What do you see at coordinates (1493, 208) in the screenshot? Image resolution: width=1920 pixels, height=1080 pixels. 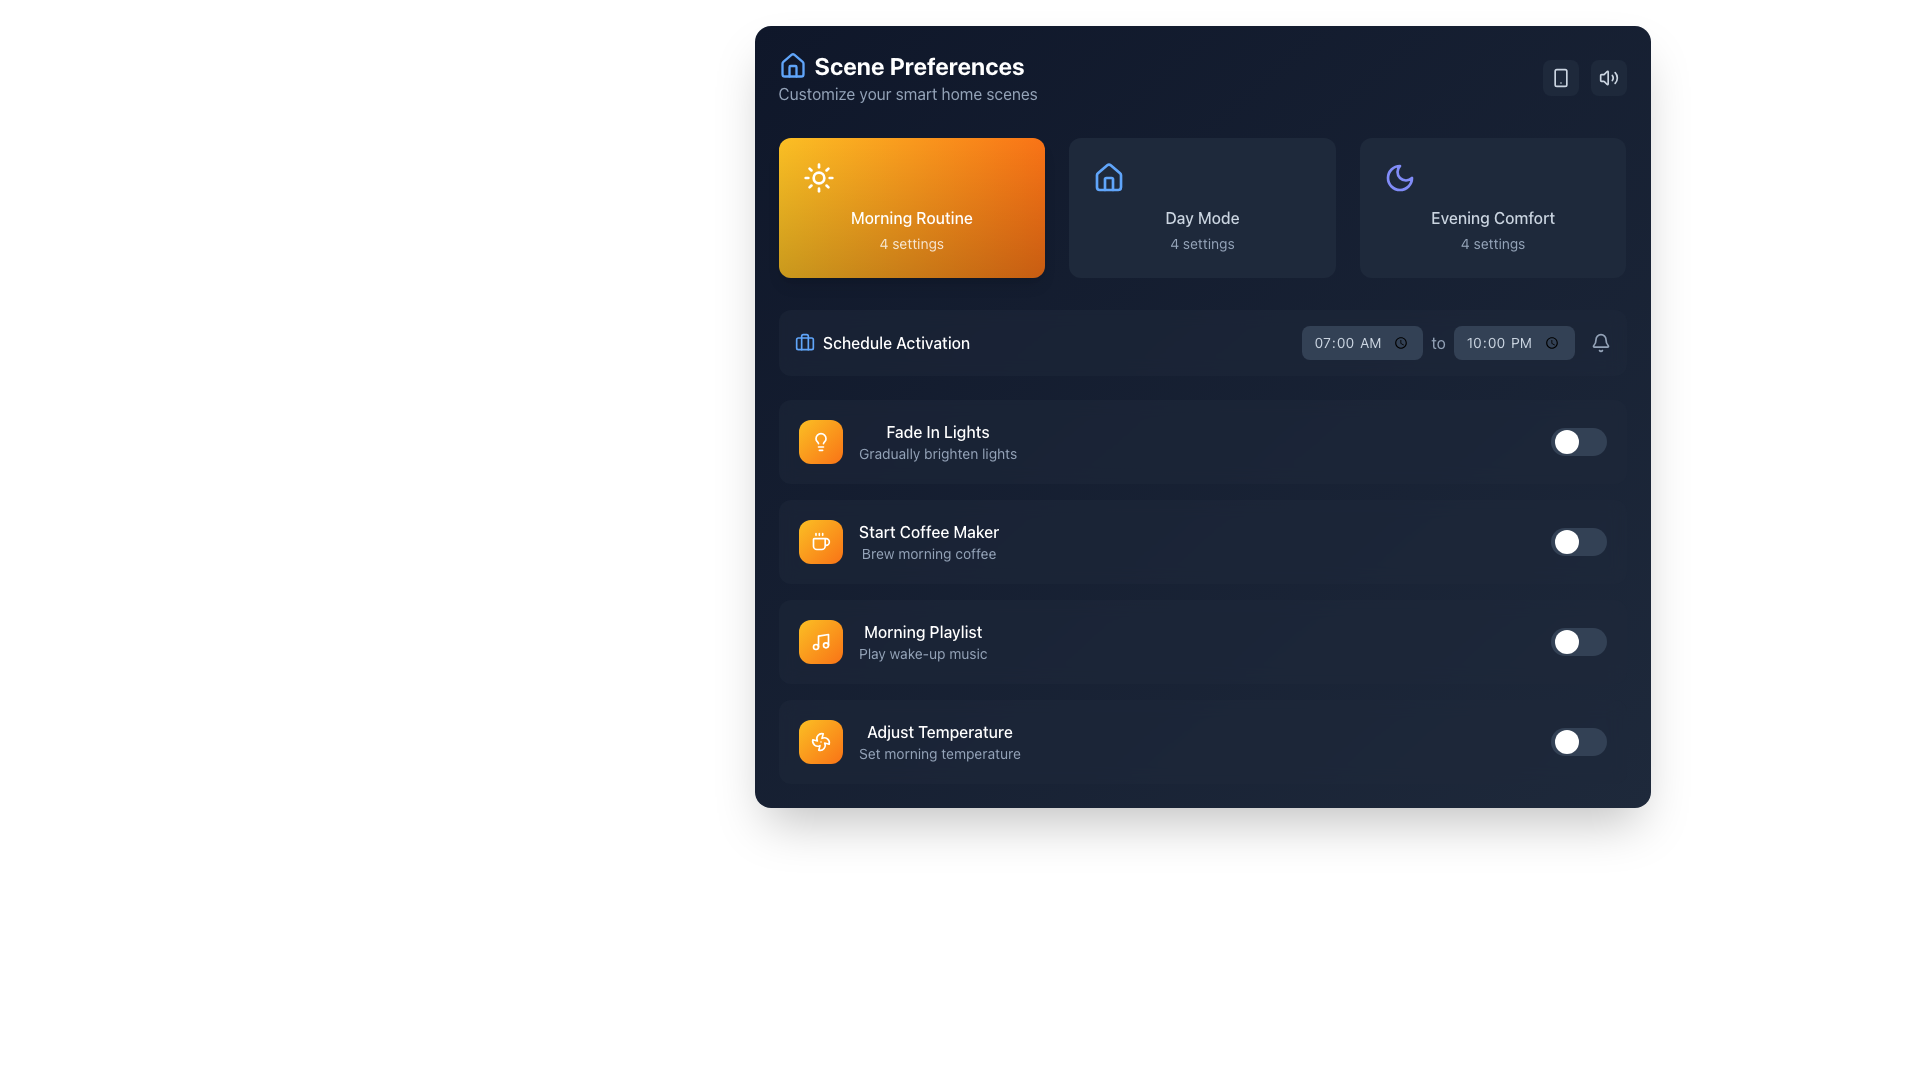 I see `the interactive button labeled 'Evening Comfort' with a moon icon` at bounding box center [1493, 208].